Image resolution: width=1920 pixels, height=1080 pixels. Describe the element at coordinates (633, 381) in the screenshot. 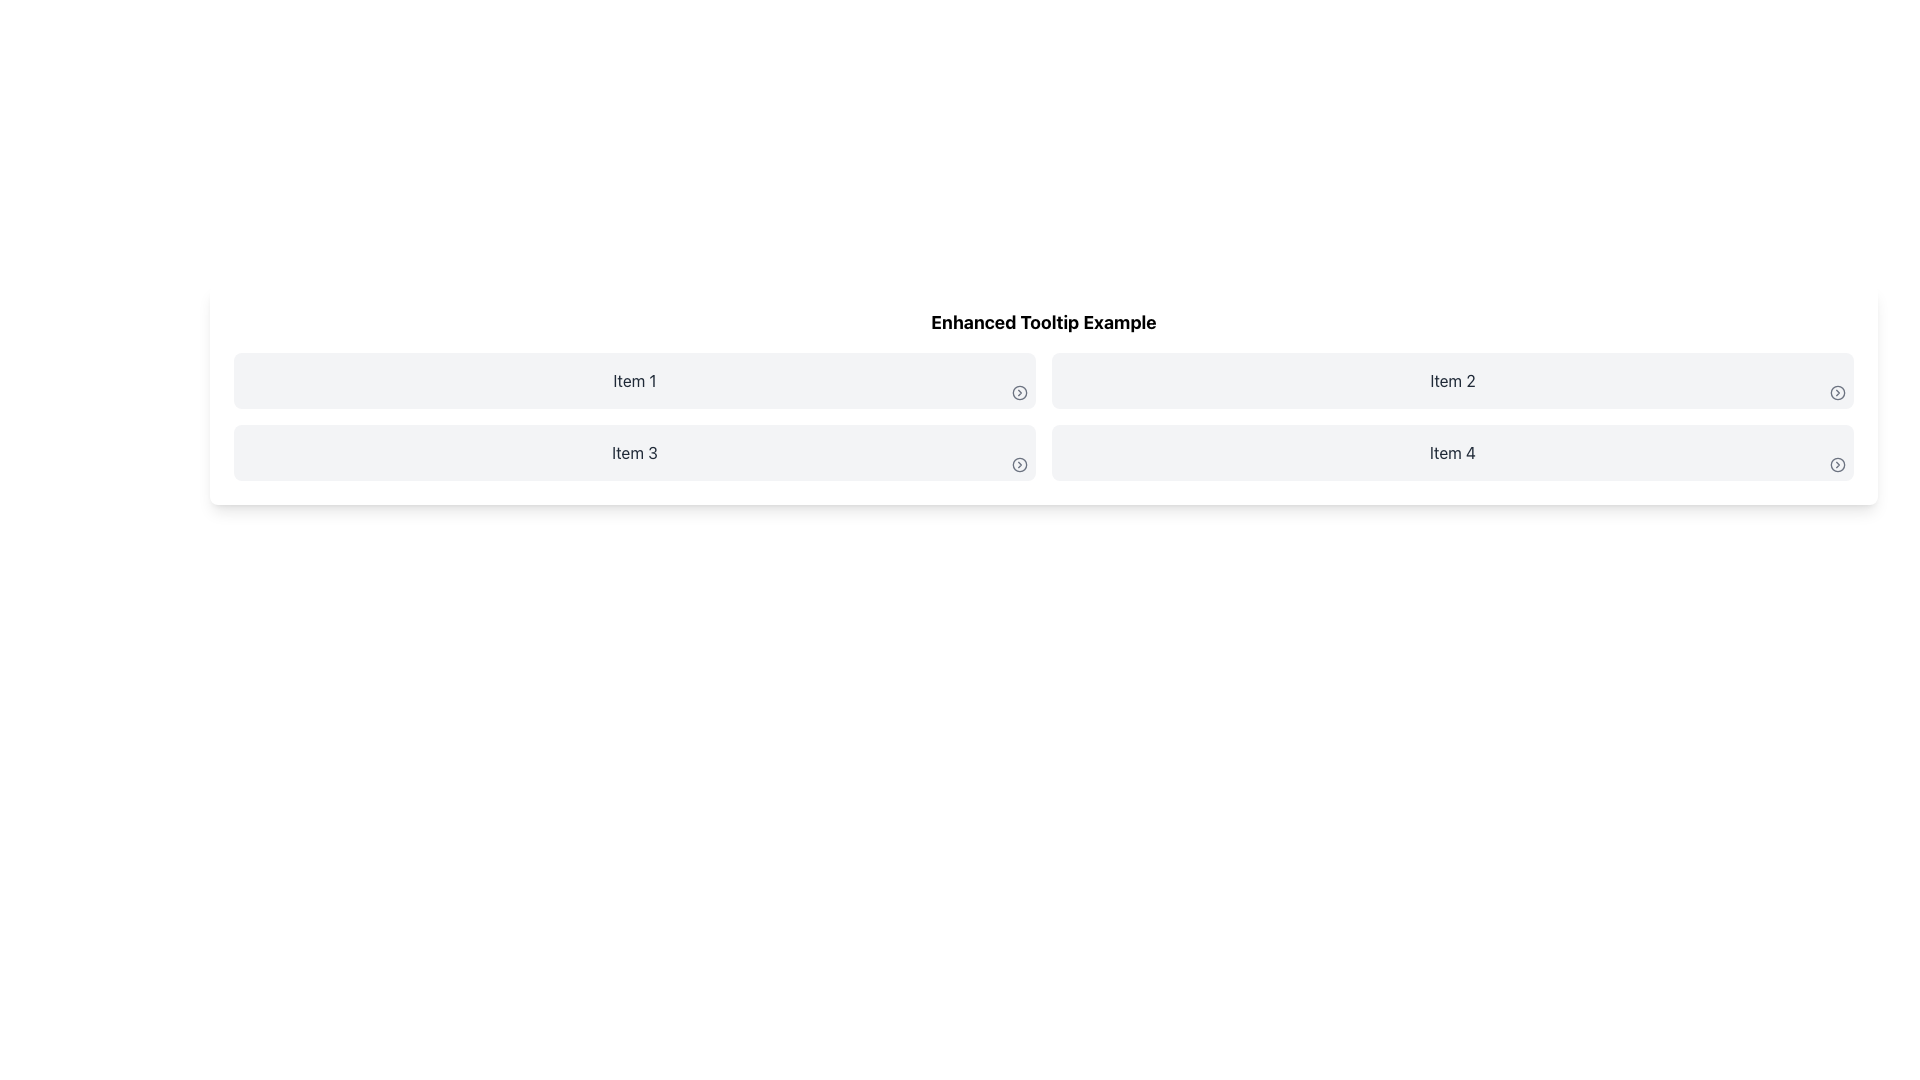

I see `the List item card labeled 'Item 1', which has a light gray background and contains the text 'Item 1' centered within it` at that location.